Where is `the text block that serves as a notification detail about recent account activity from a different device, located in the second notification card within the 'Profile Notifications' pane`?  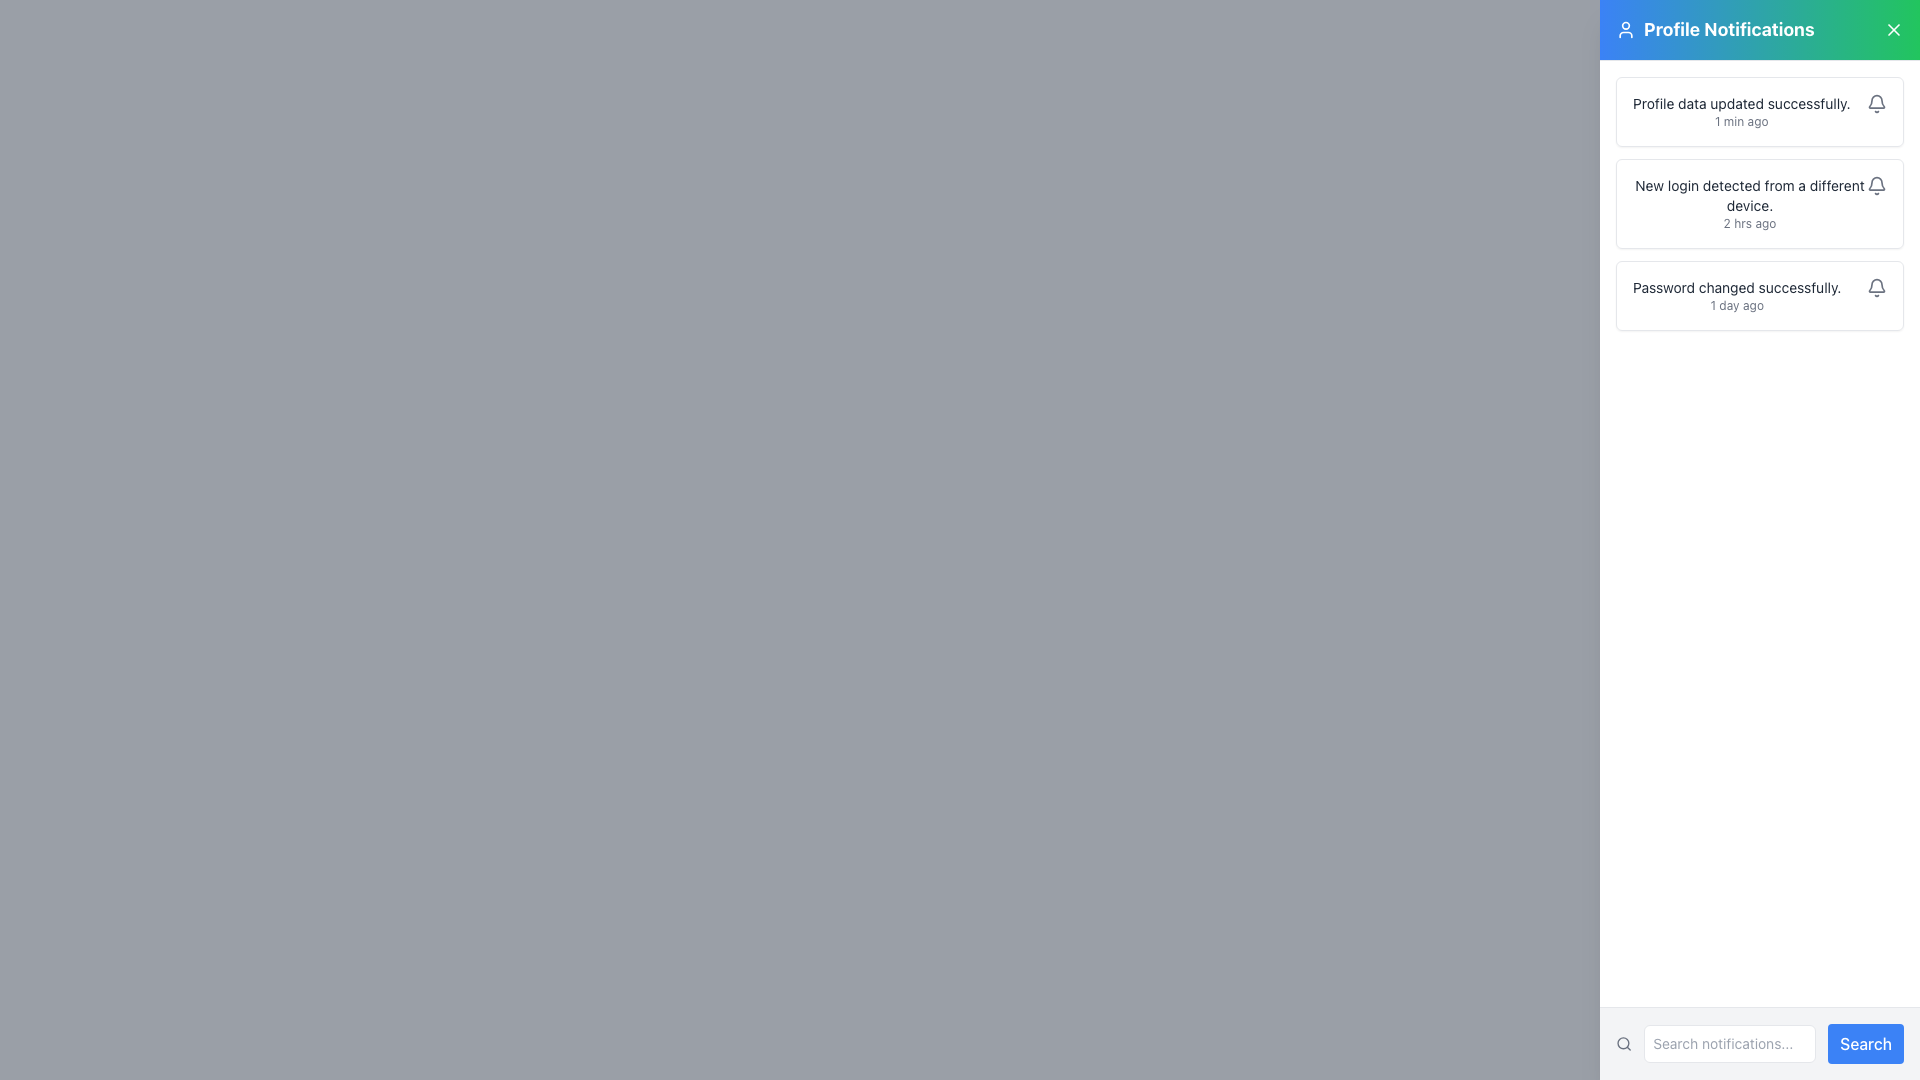
the text block that serves as a notification detail about recent account activity from a different device, located in the second notification card within the 'Profile Notifications' pane is located at coordinates (1749, 204).